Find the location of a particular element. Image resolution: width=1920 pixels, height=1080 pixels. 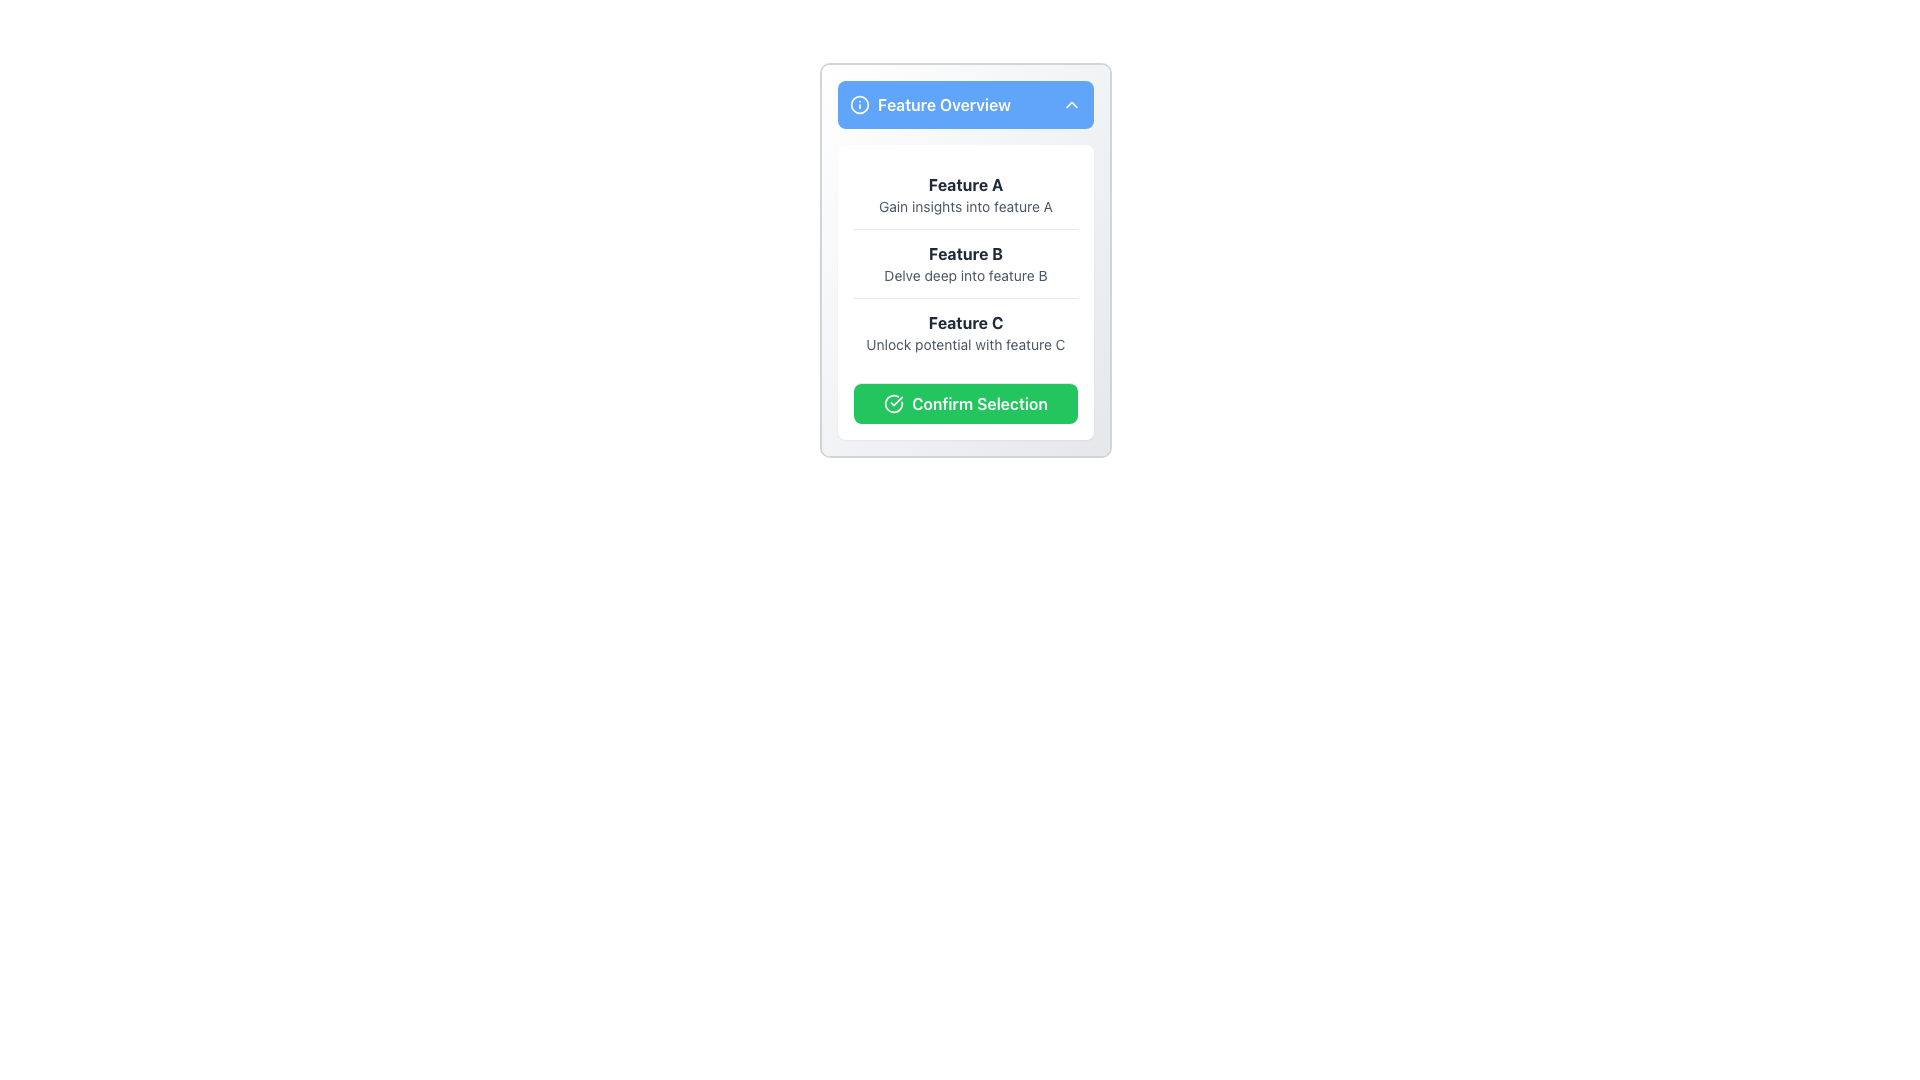

text 'Gain insights into feature A', which is styled in a smaller gray font and located directly below the heading 'Feature A' is located at coordinates (965, 207).